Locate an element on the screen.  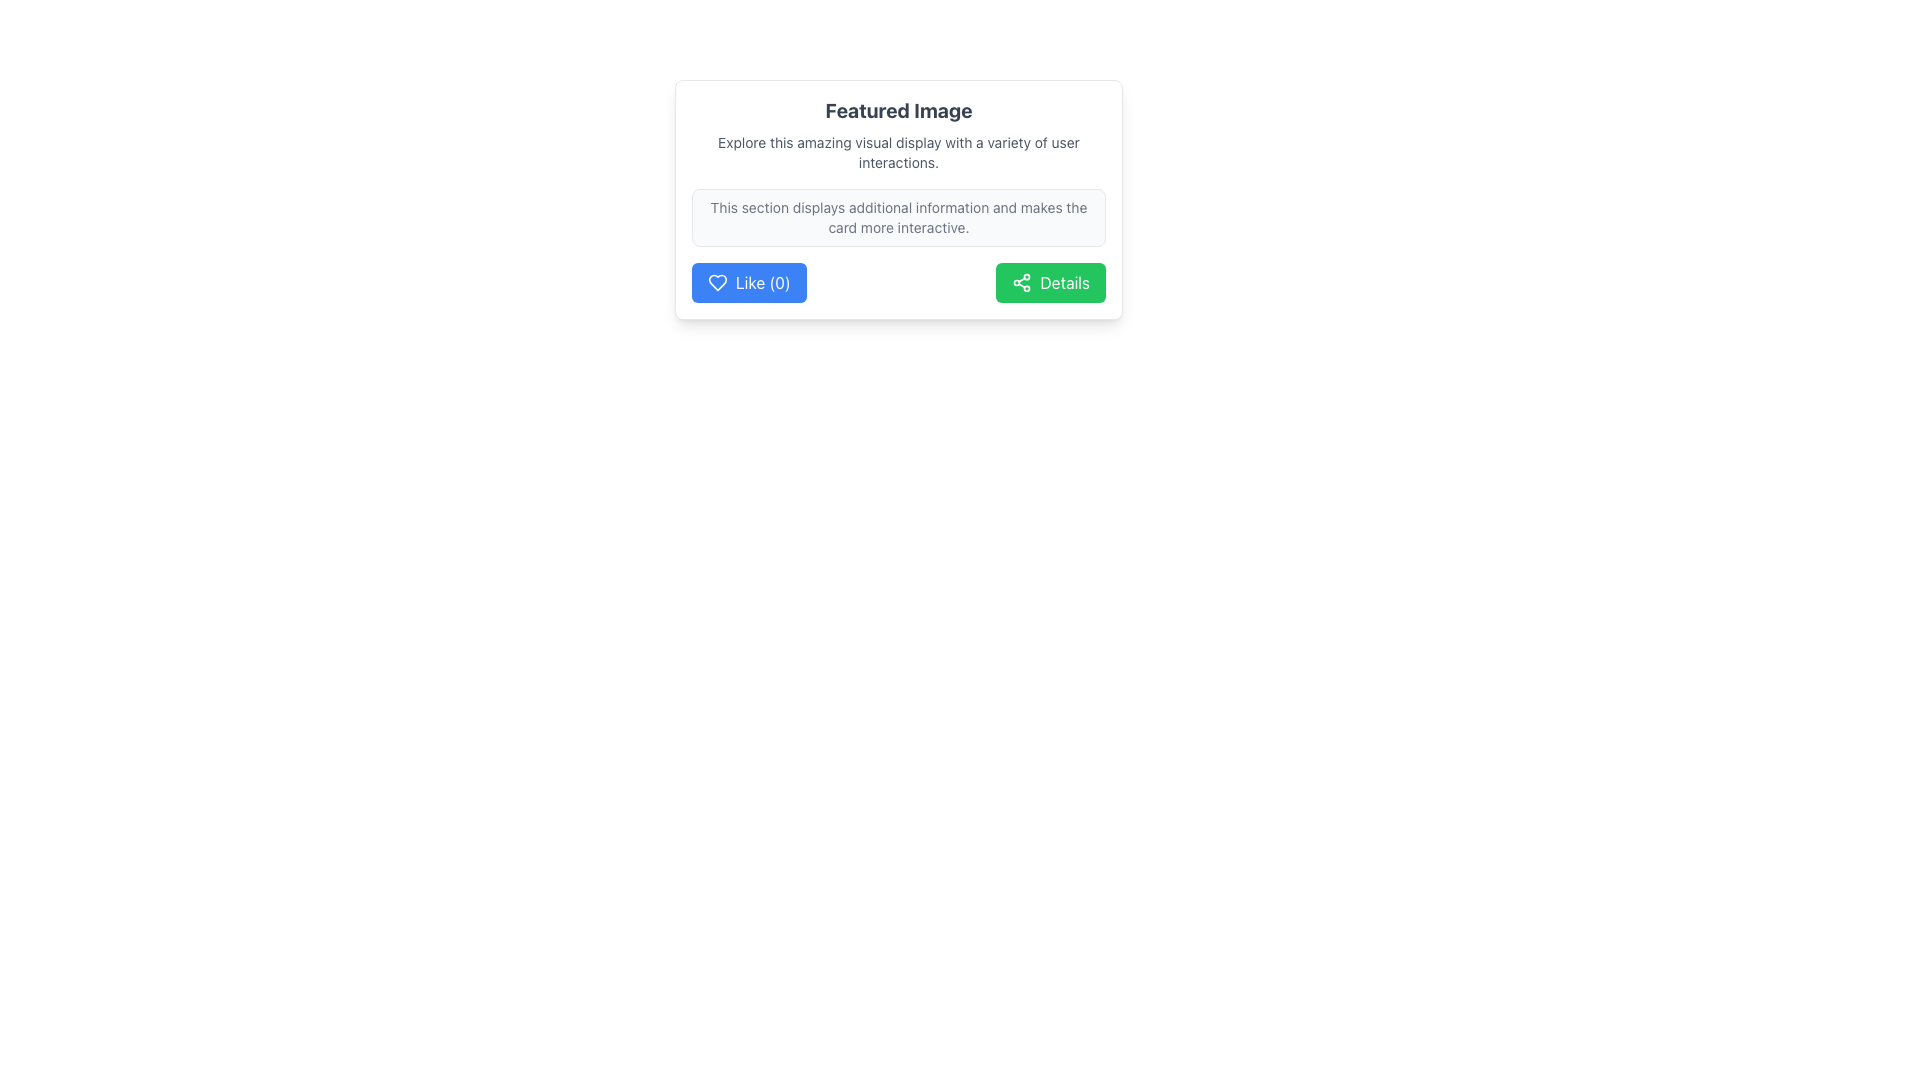
the Text Header located at the top of the card-like section, which serves as the title for the content area is located at coordinates (897, 111).